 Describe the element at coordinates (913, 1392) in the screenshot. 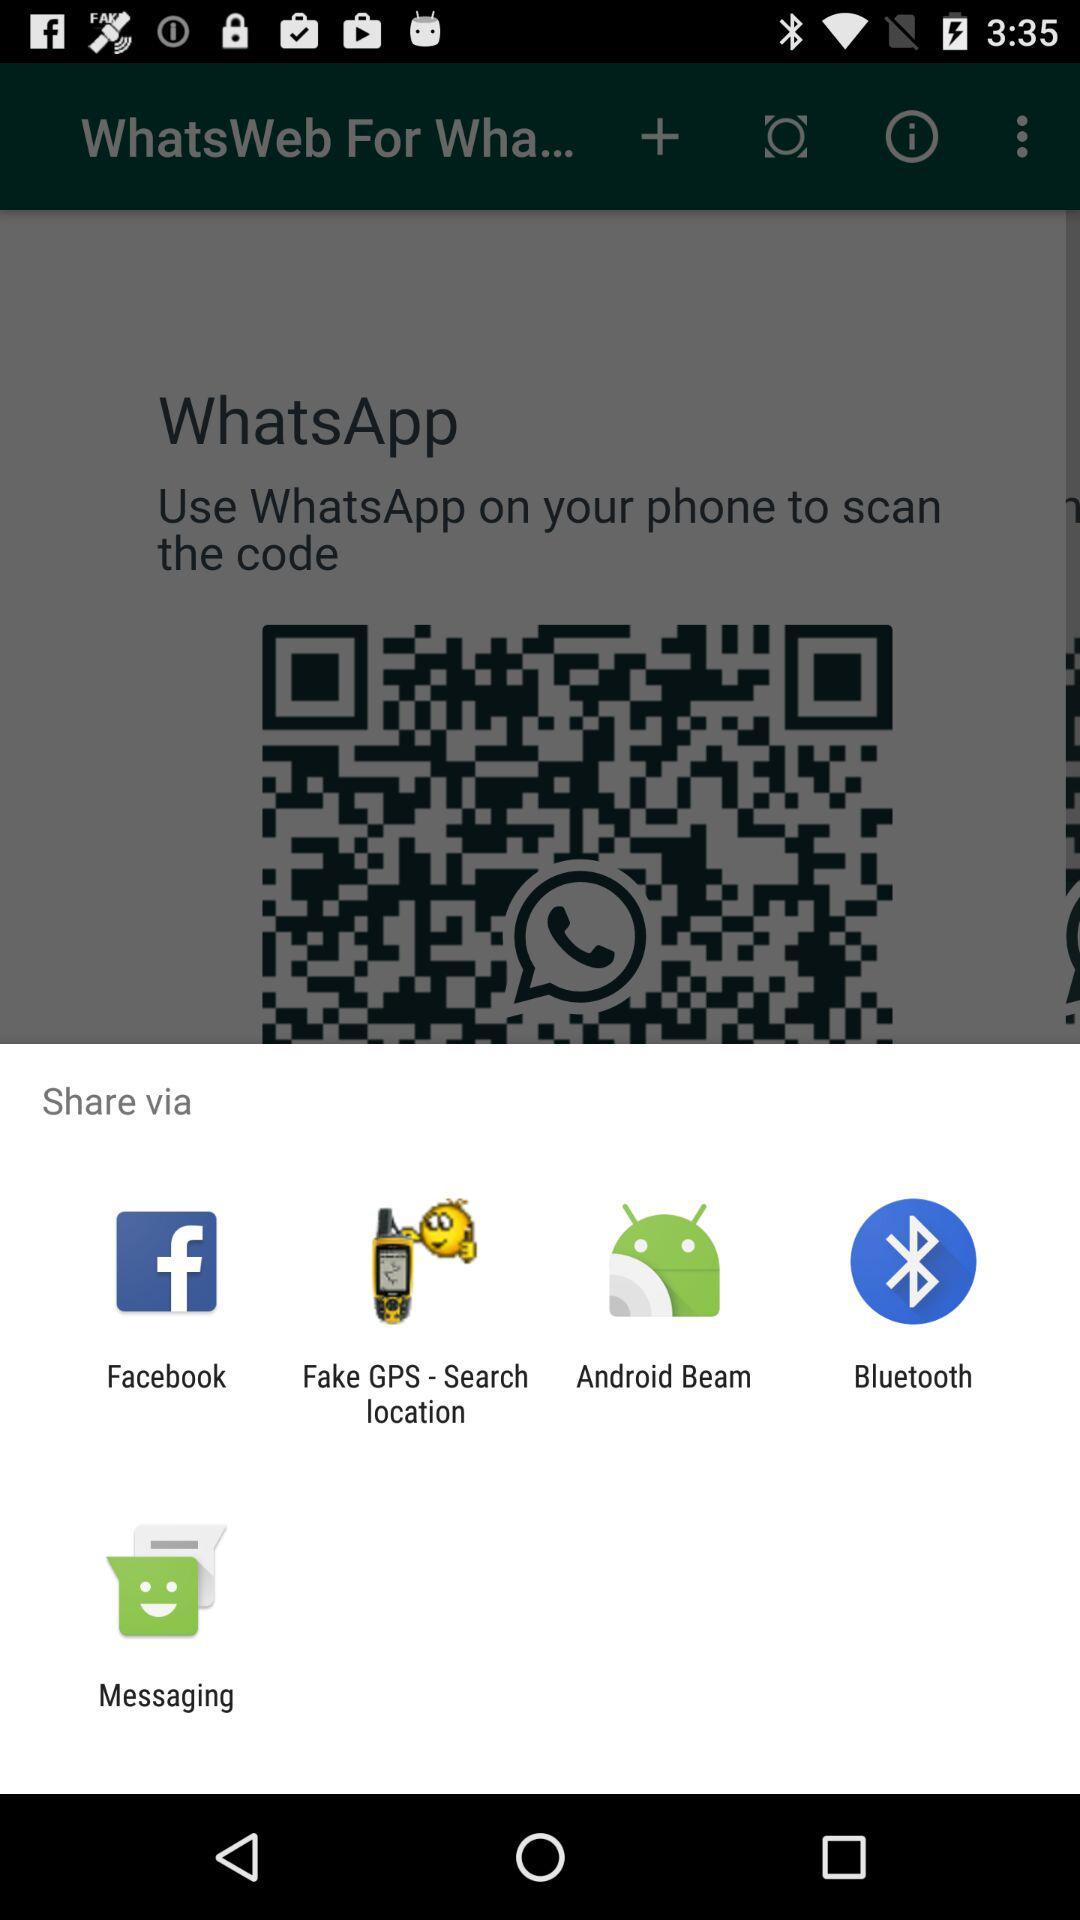

I see `icon next to android beam app` at that location.